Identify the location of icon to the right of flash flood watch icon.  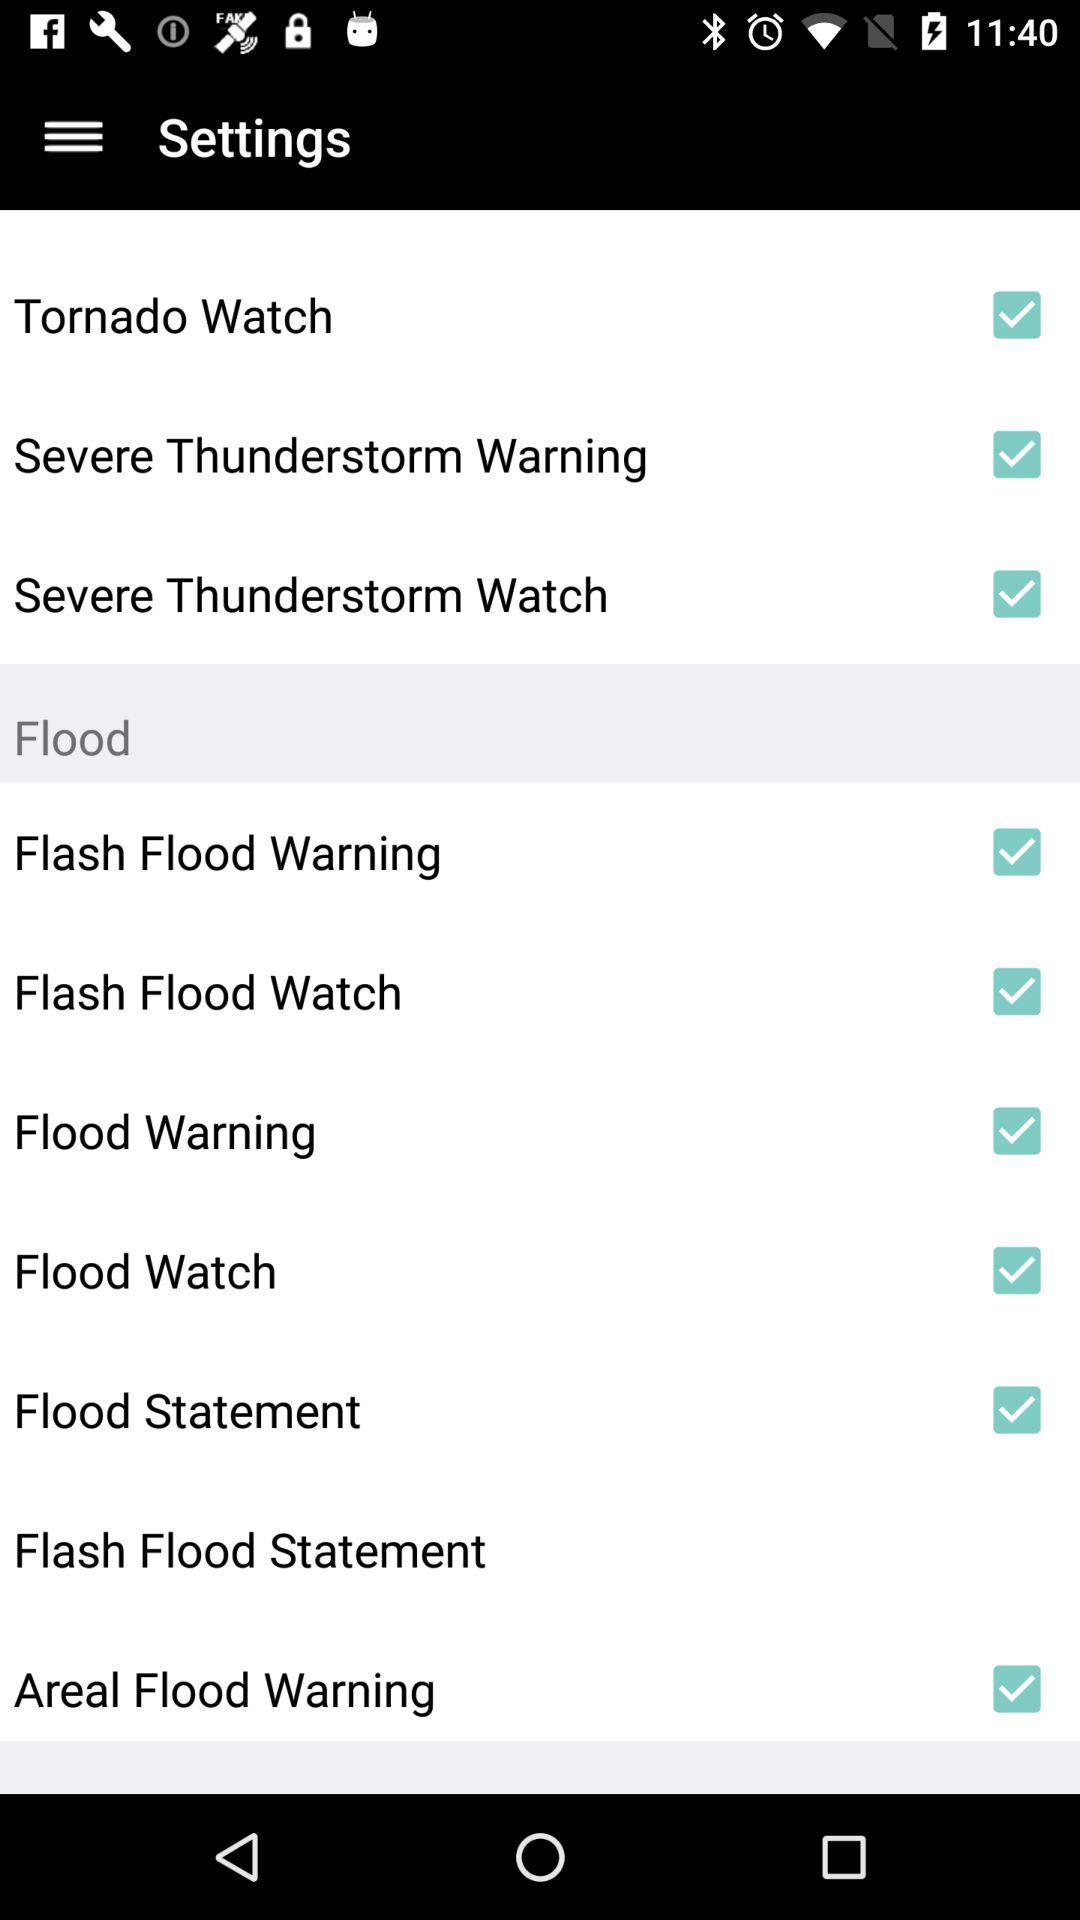
(1017, 991).